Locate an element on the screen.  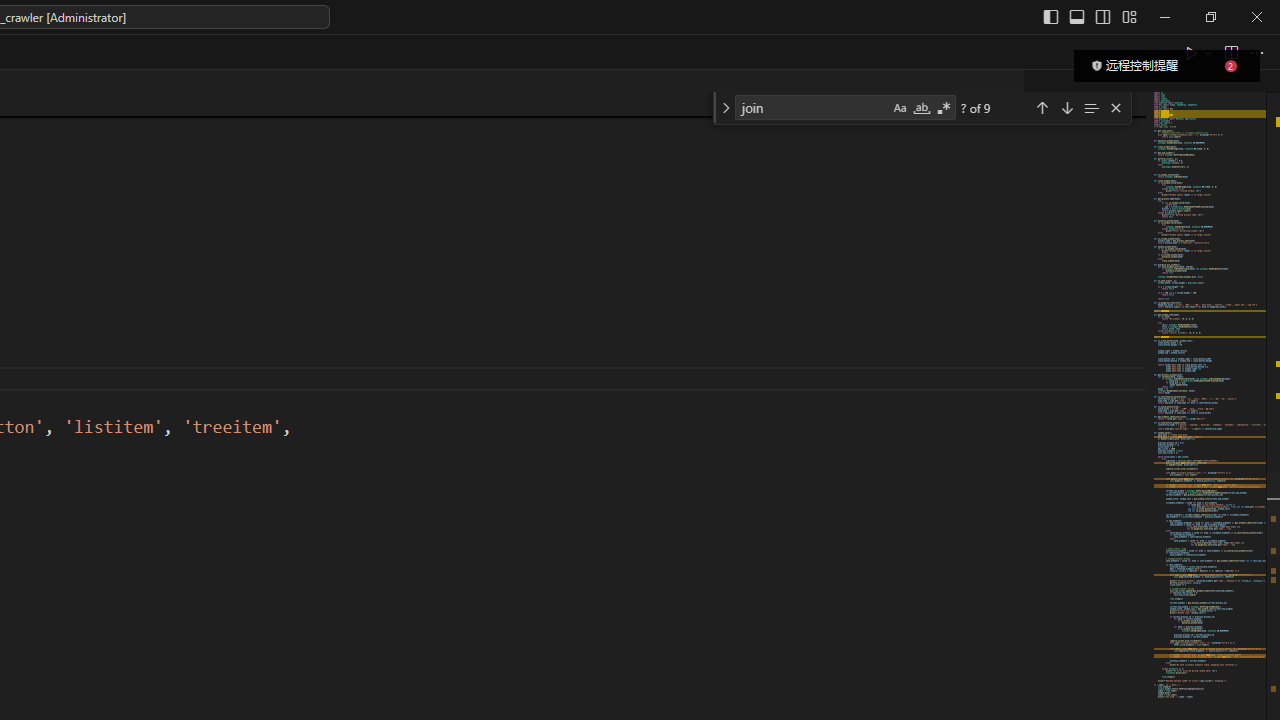
'Previous Match (Shift+Enter)' is located at coordinates (1040, 107).